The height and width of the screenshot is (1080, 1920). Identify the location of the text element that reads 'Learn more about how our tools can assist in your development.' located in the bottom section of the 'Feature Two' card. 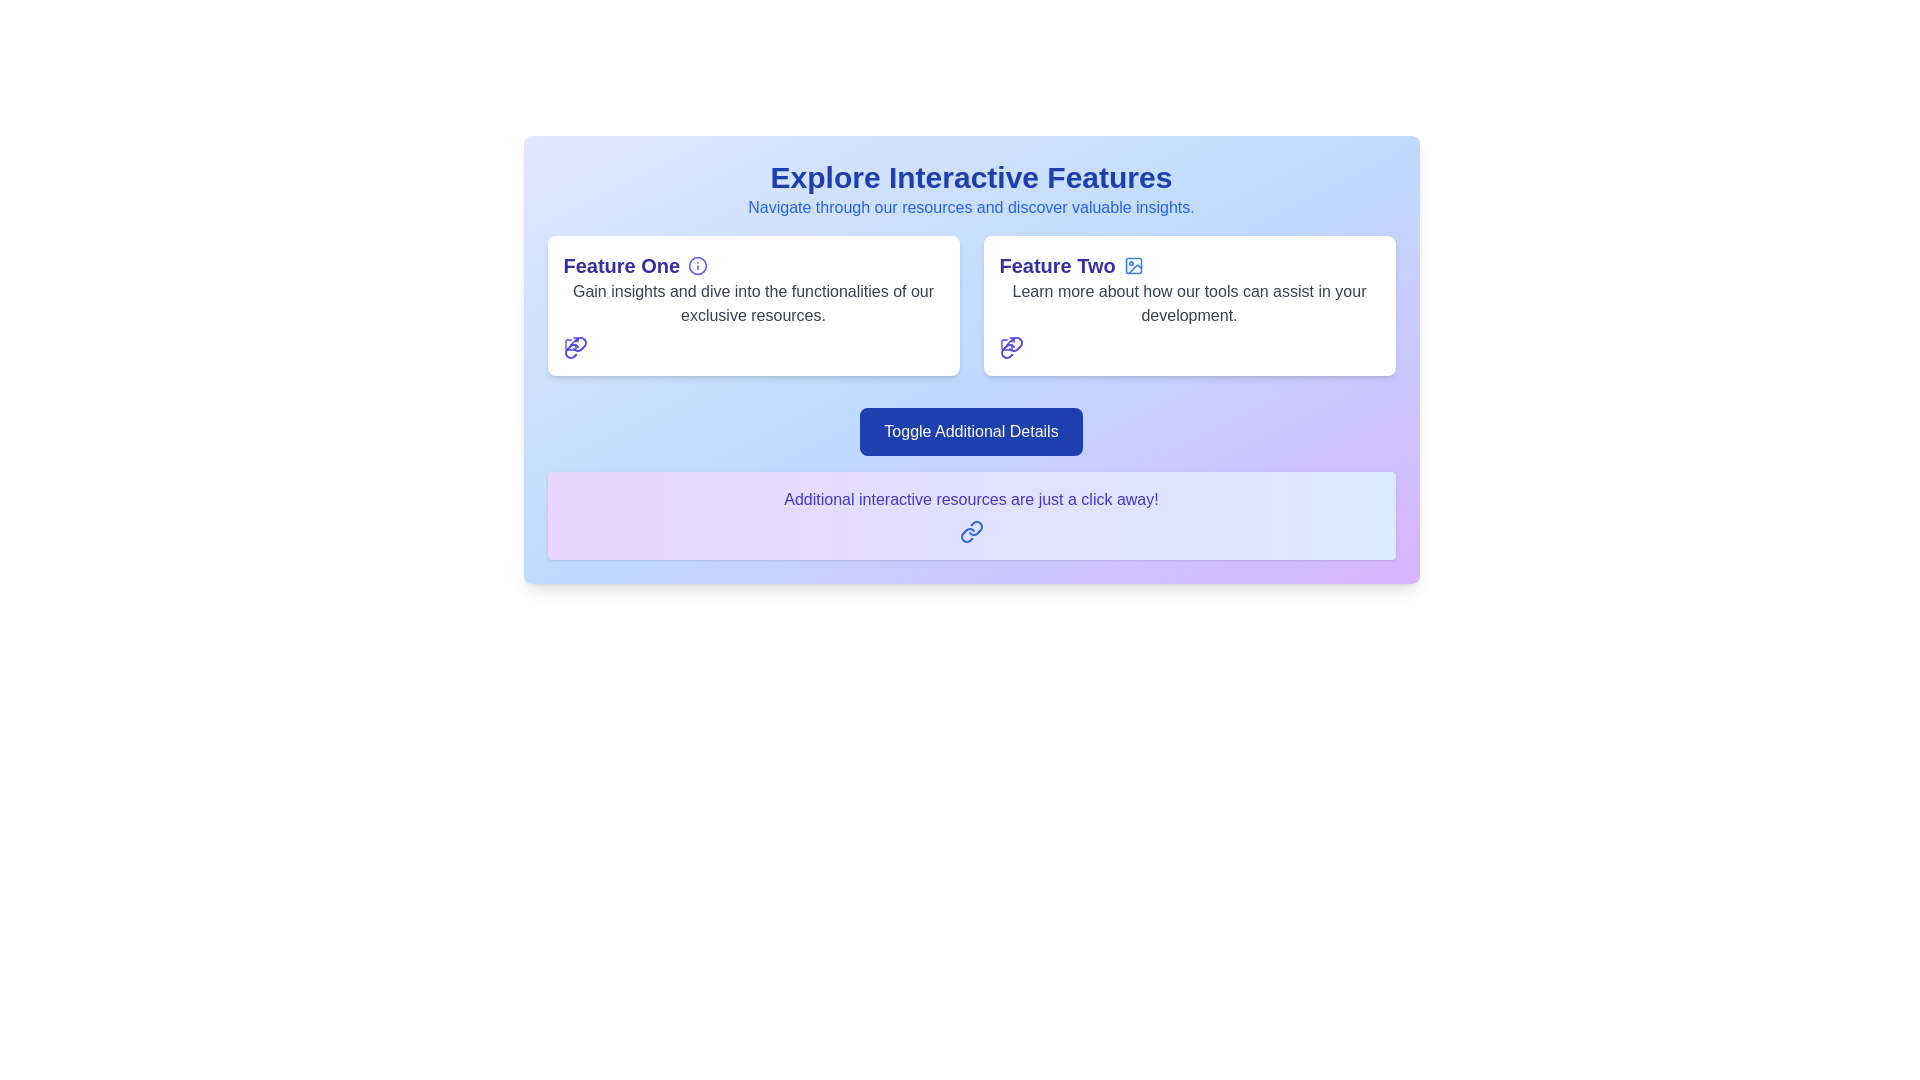
(1189, 304).